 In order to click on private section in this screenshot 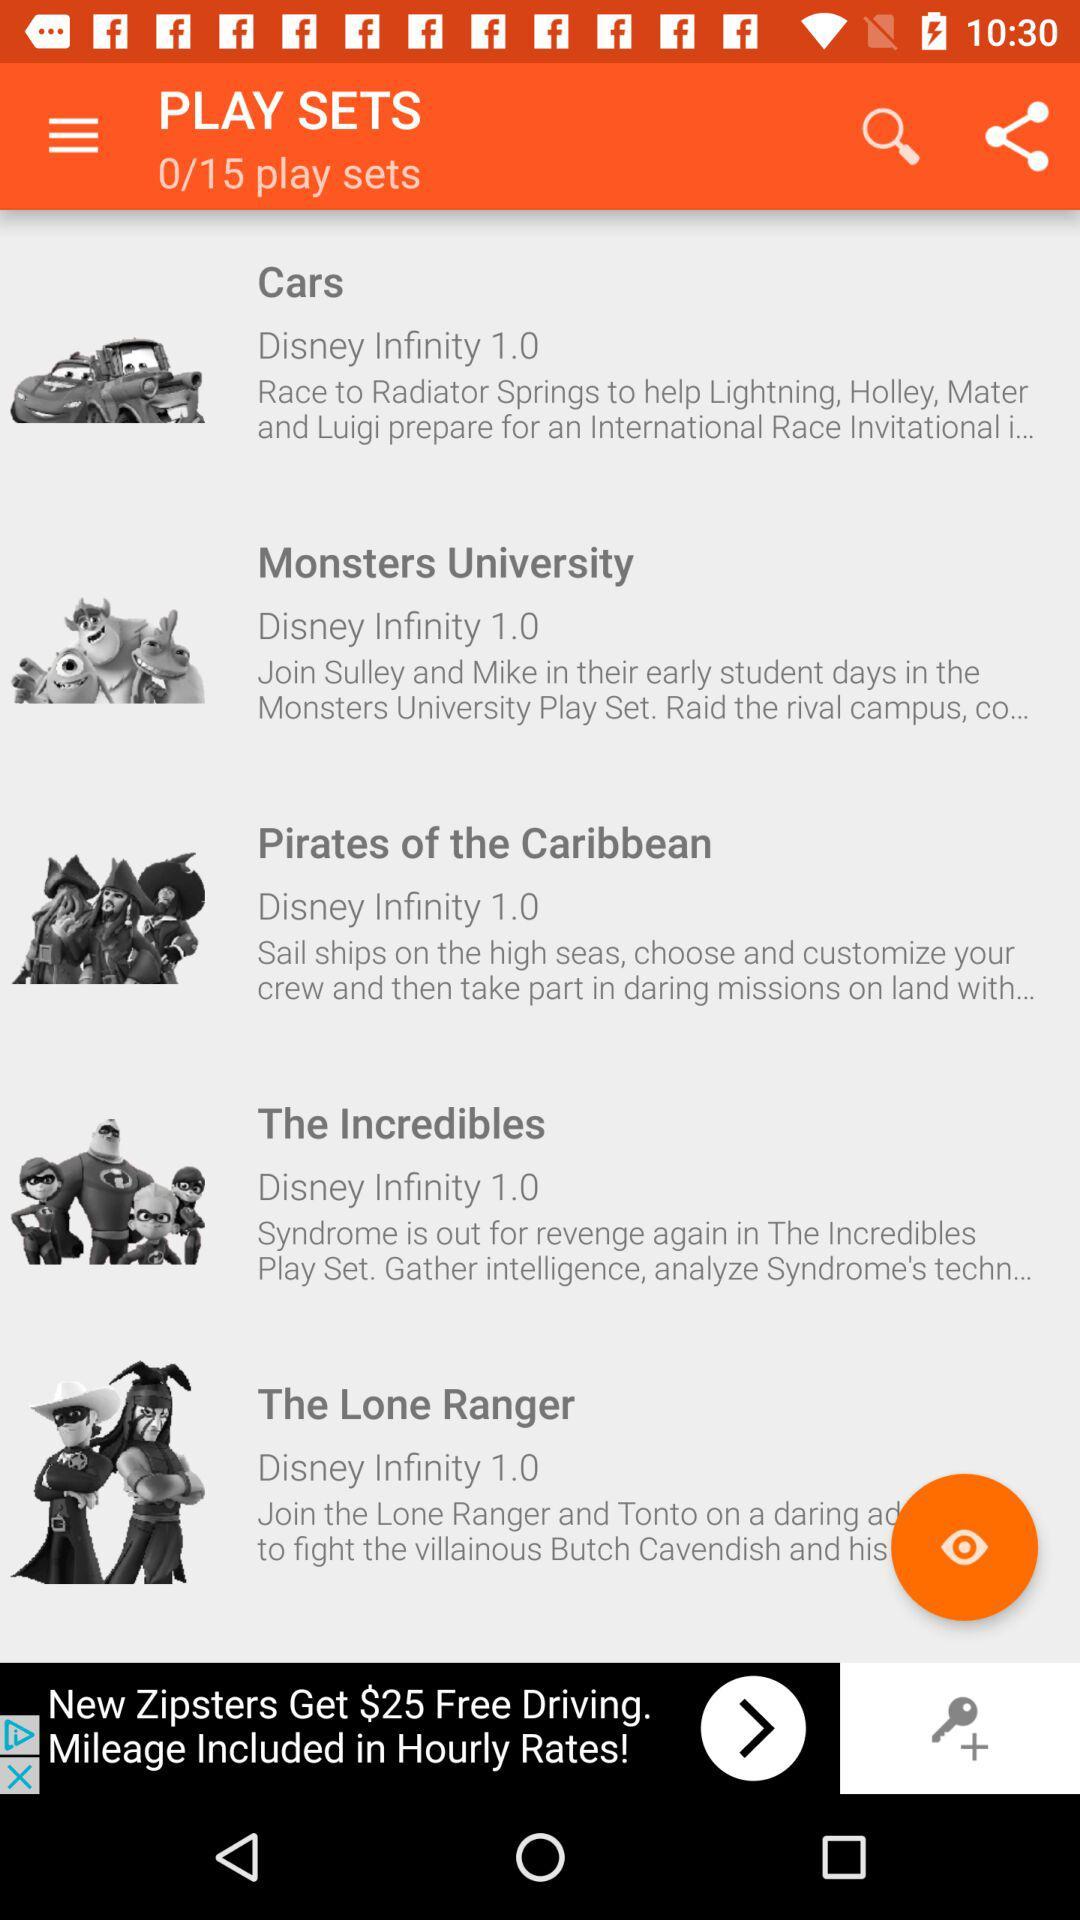, I will do `click(959, 1727)`.